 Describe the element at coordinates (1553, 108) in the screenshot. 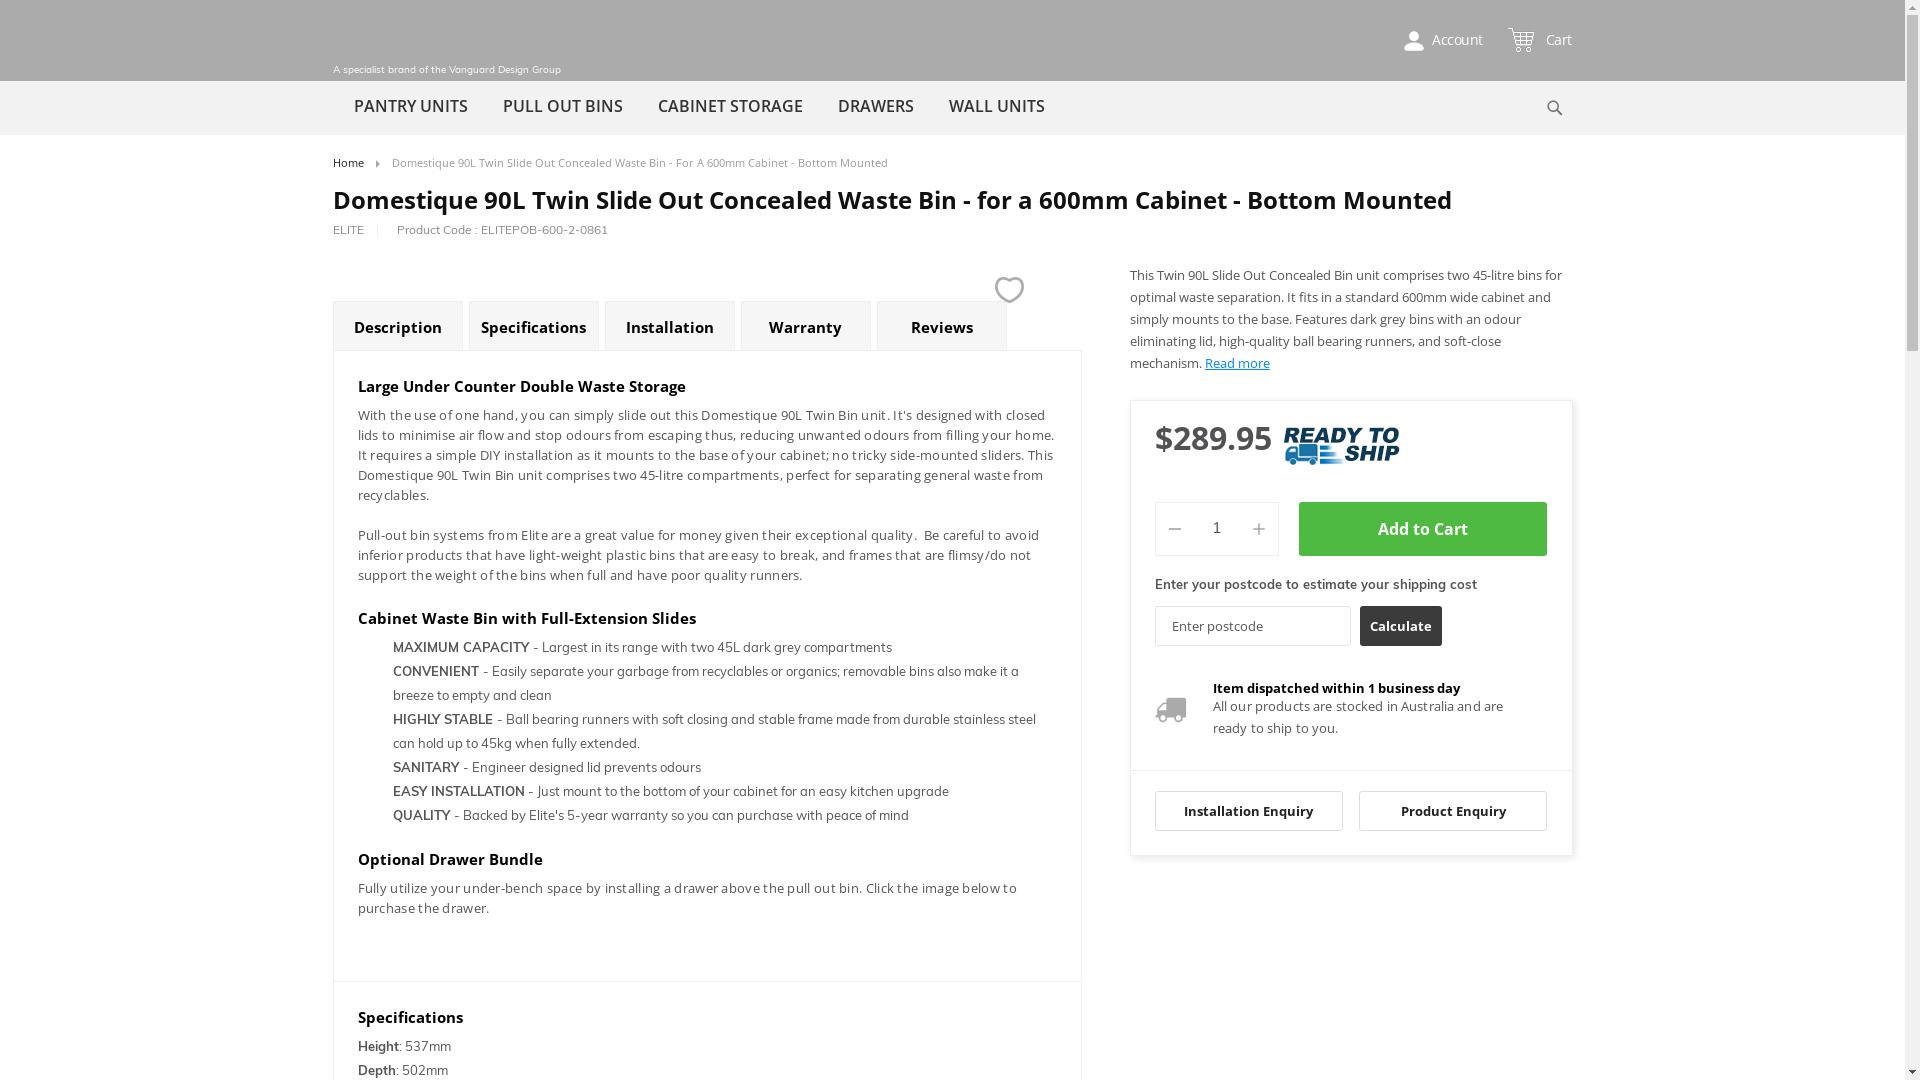

I see `'Search'` at that location.